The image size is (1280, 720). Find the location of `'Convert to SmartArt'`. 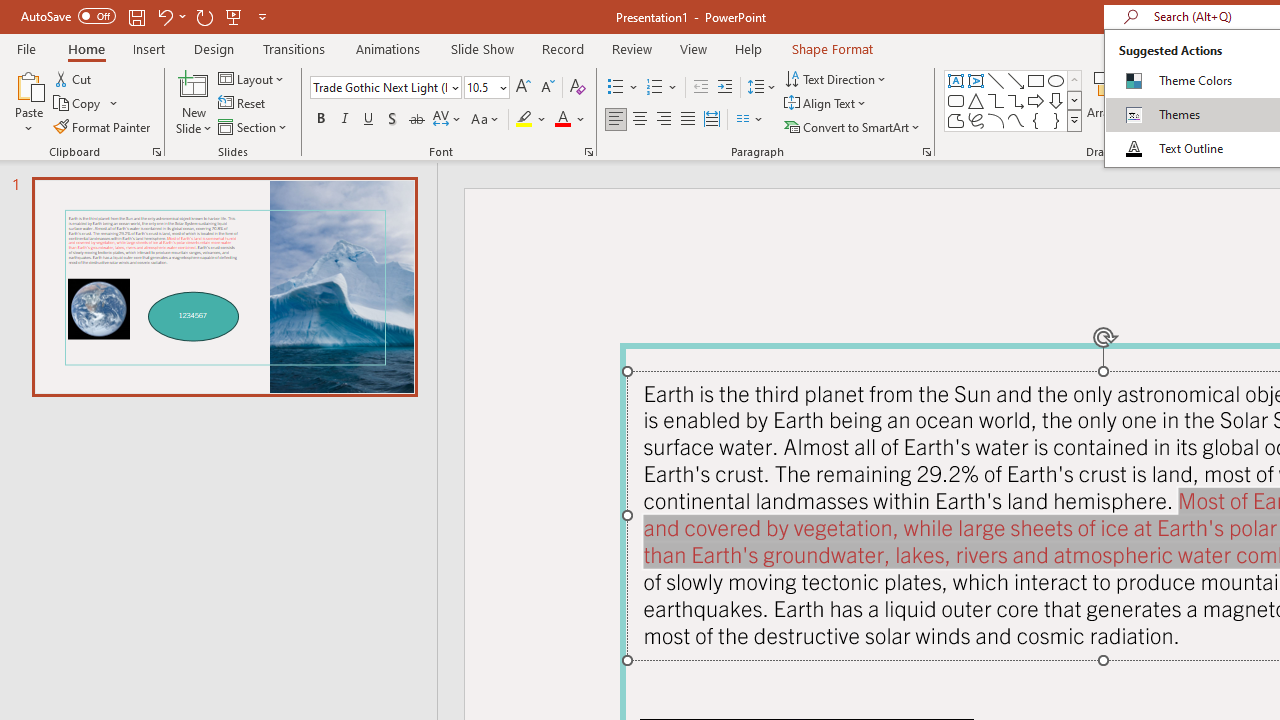

'Convert to SmartArt' is located at coordinates (853, 127).